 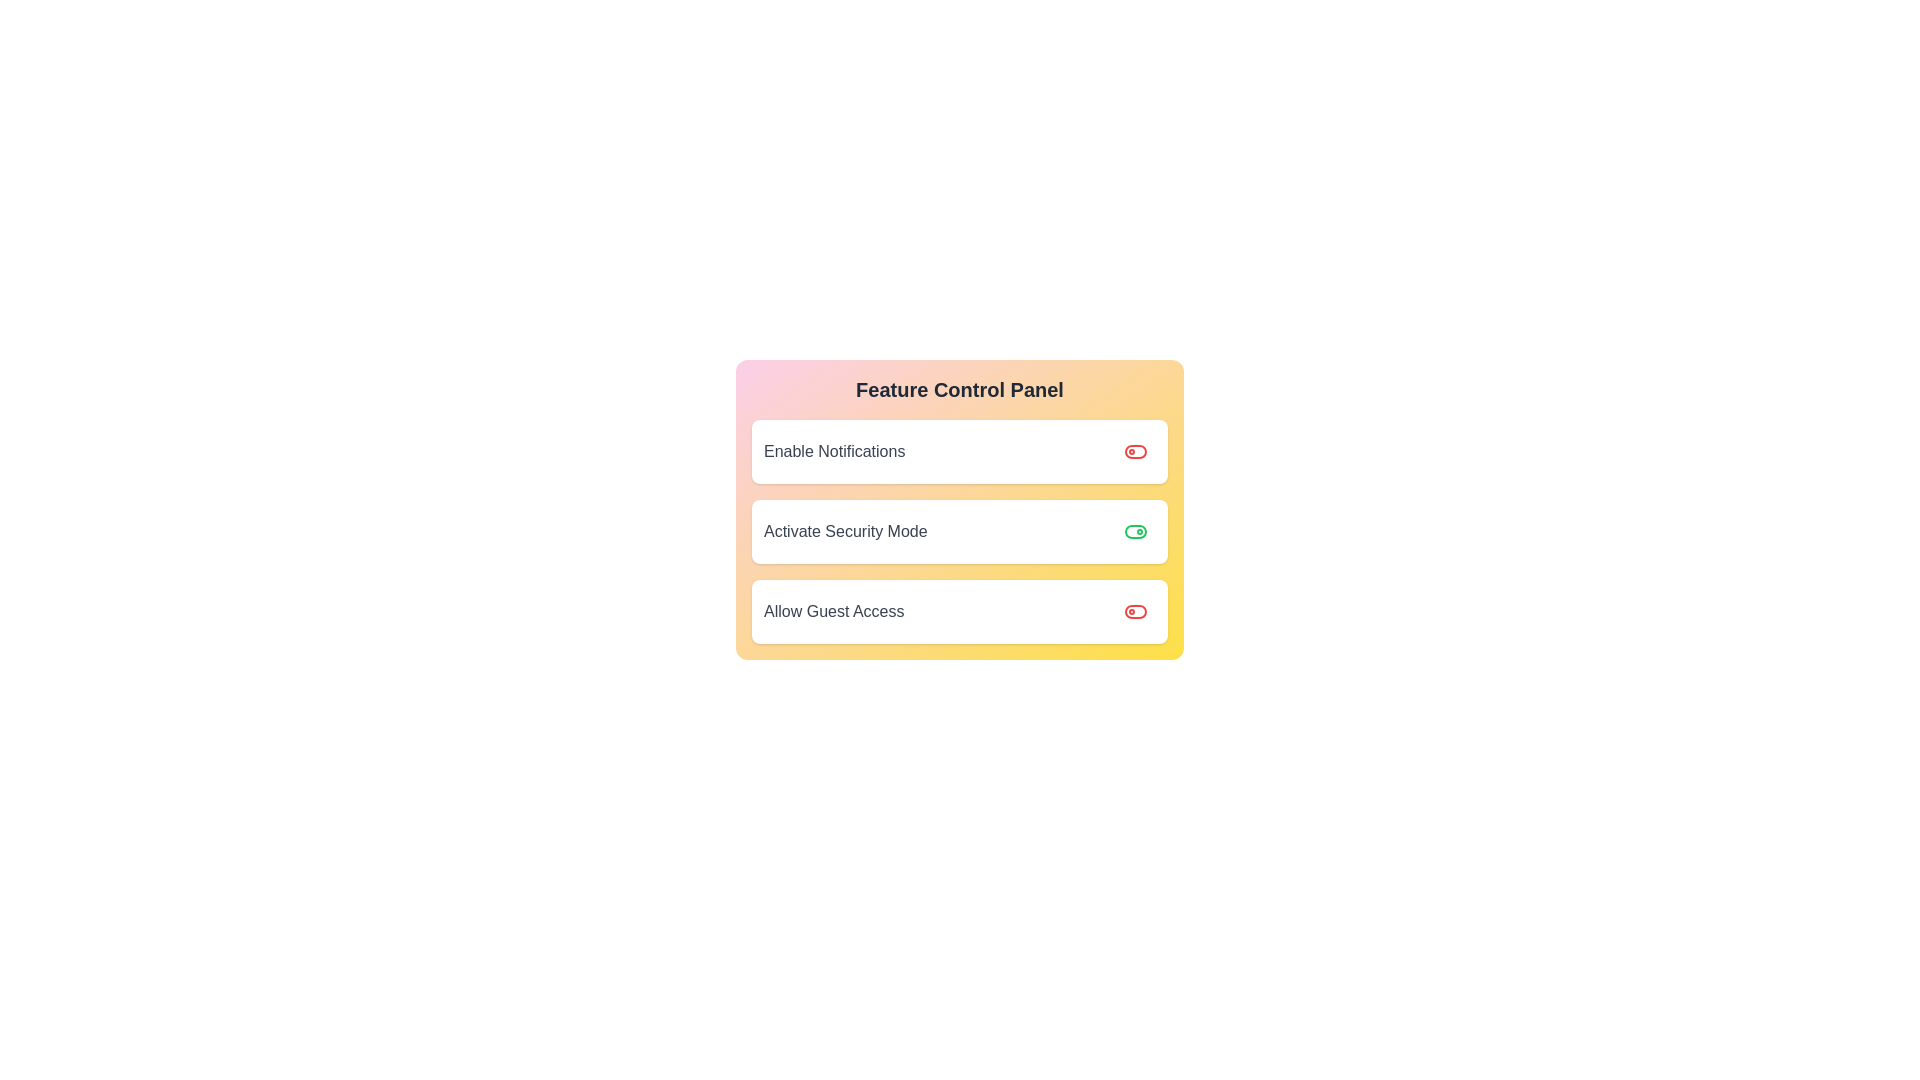 I want to click on the toggle switch base for the 'Activate Security Mode' option in the 'Feature Control Panel', which visually indicates the switch's position between on and off states, so click(x=1136, y=531).